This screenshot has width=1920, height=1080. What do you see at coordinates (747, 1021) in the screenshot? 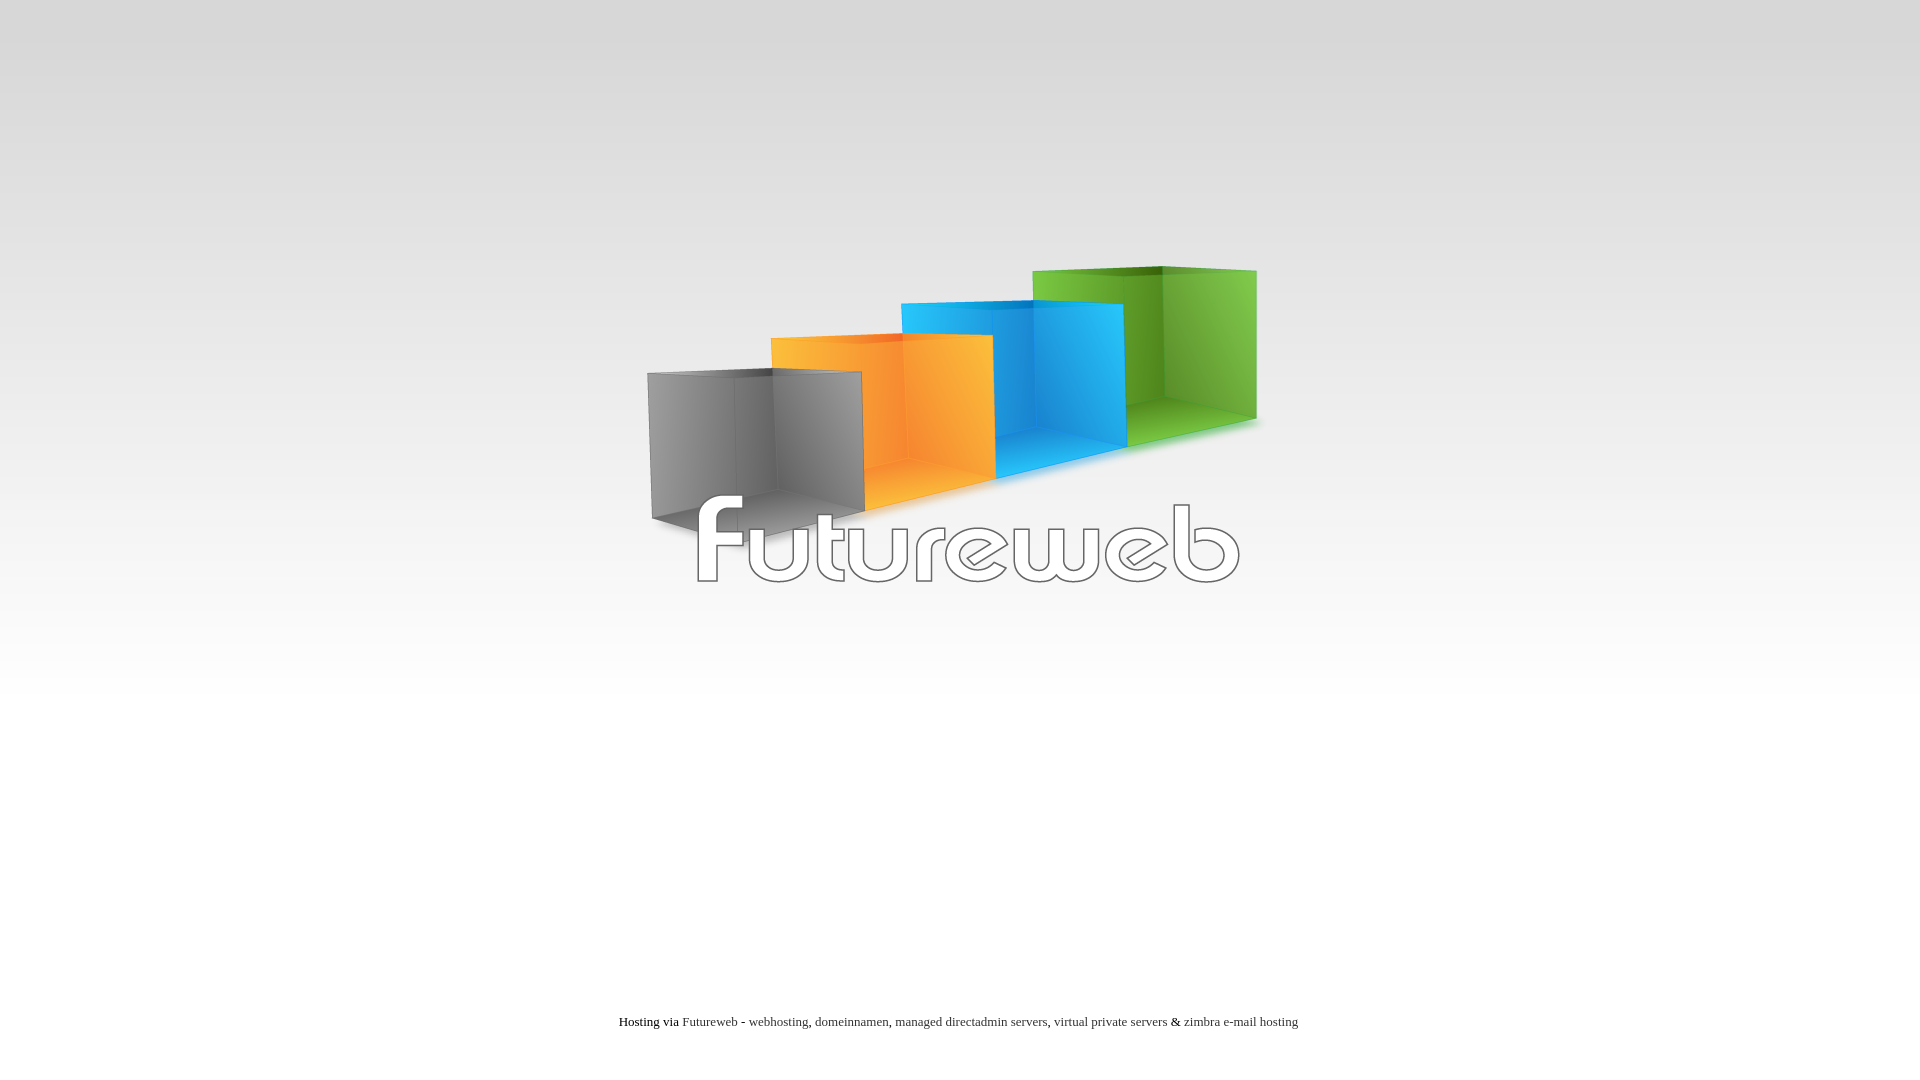
I see `'webhosting'` at bounding box center [747, 1021].